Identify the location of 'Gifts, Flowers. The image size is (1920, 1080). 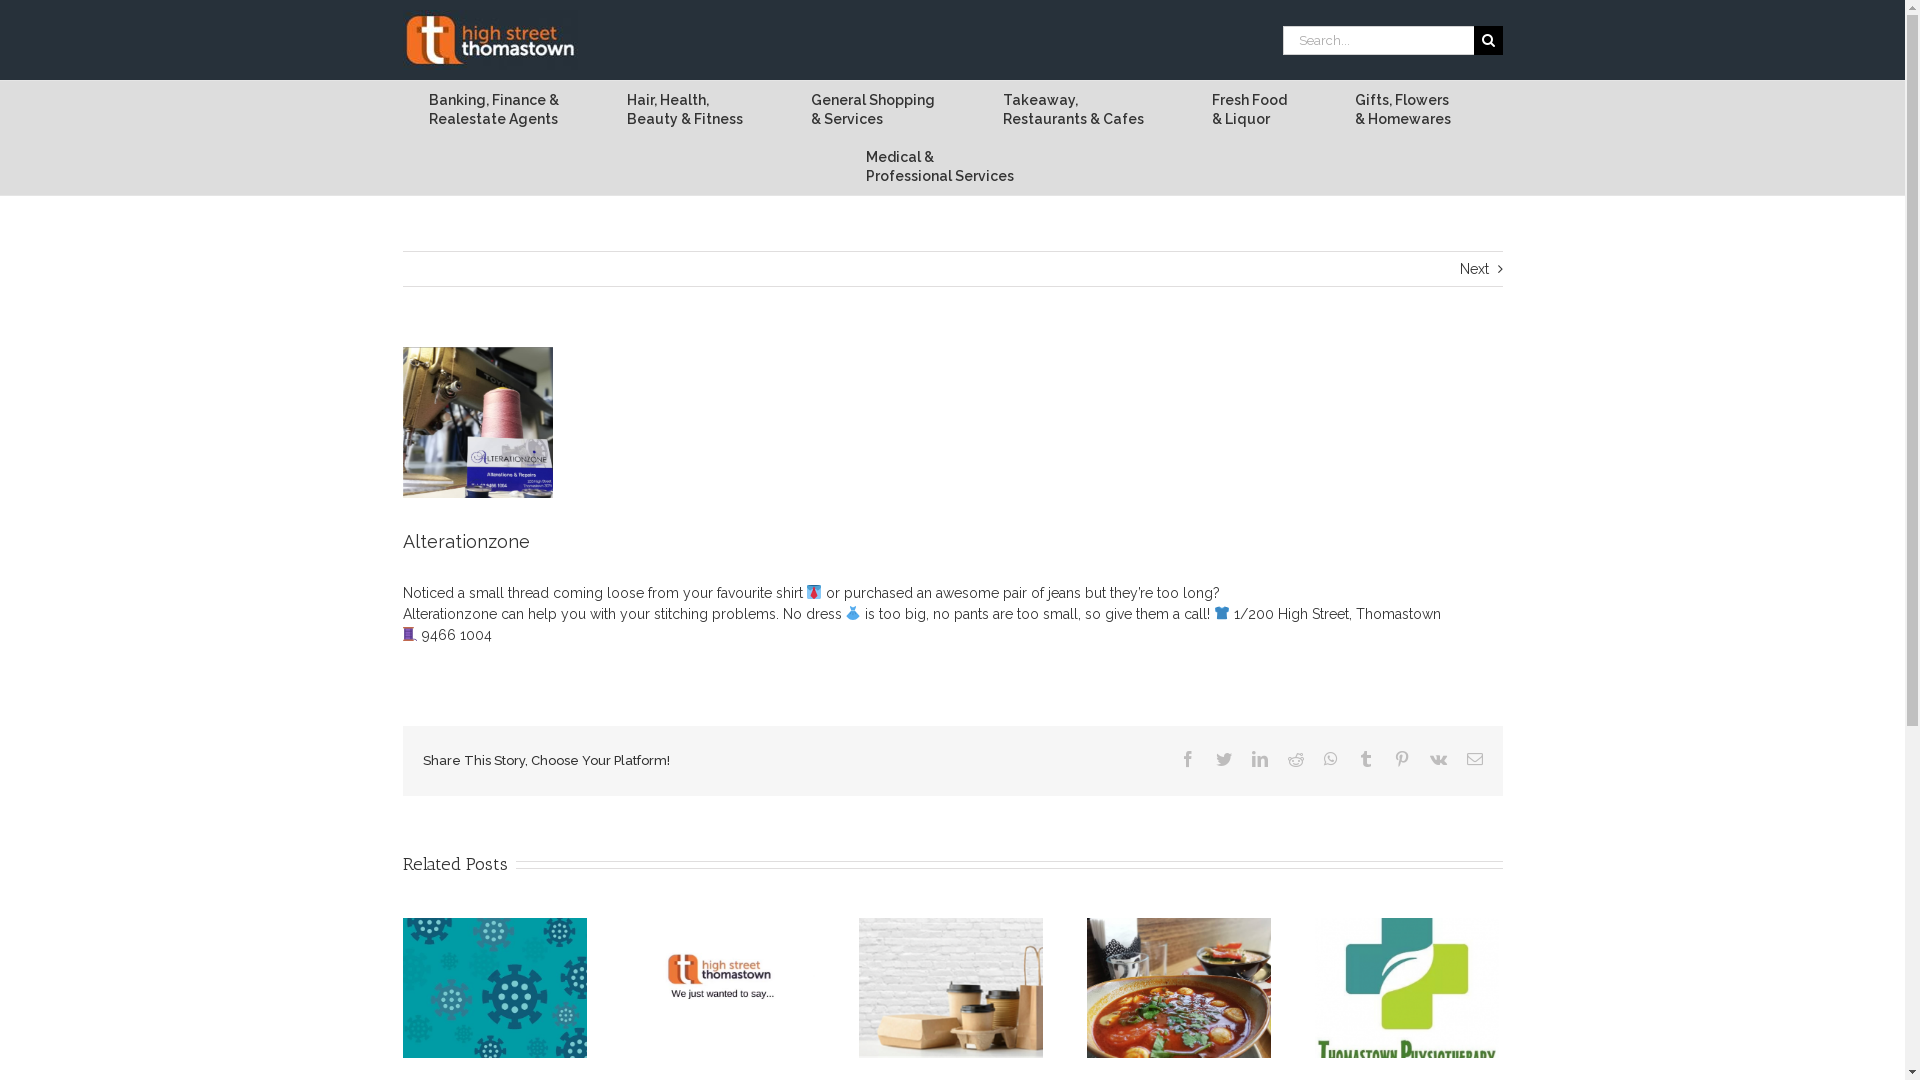
(1334, 109).